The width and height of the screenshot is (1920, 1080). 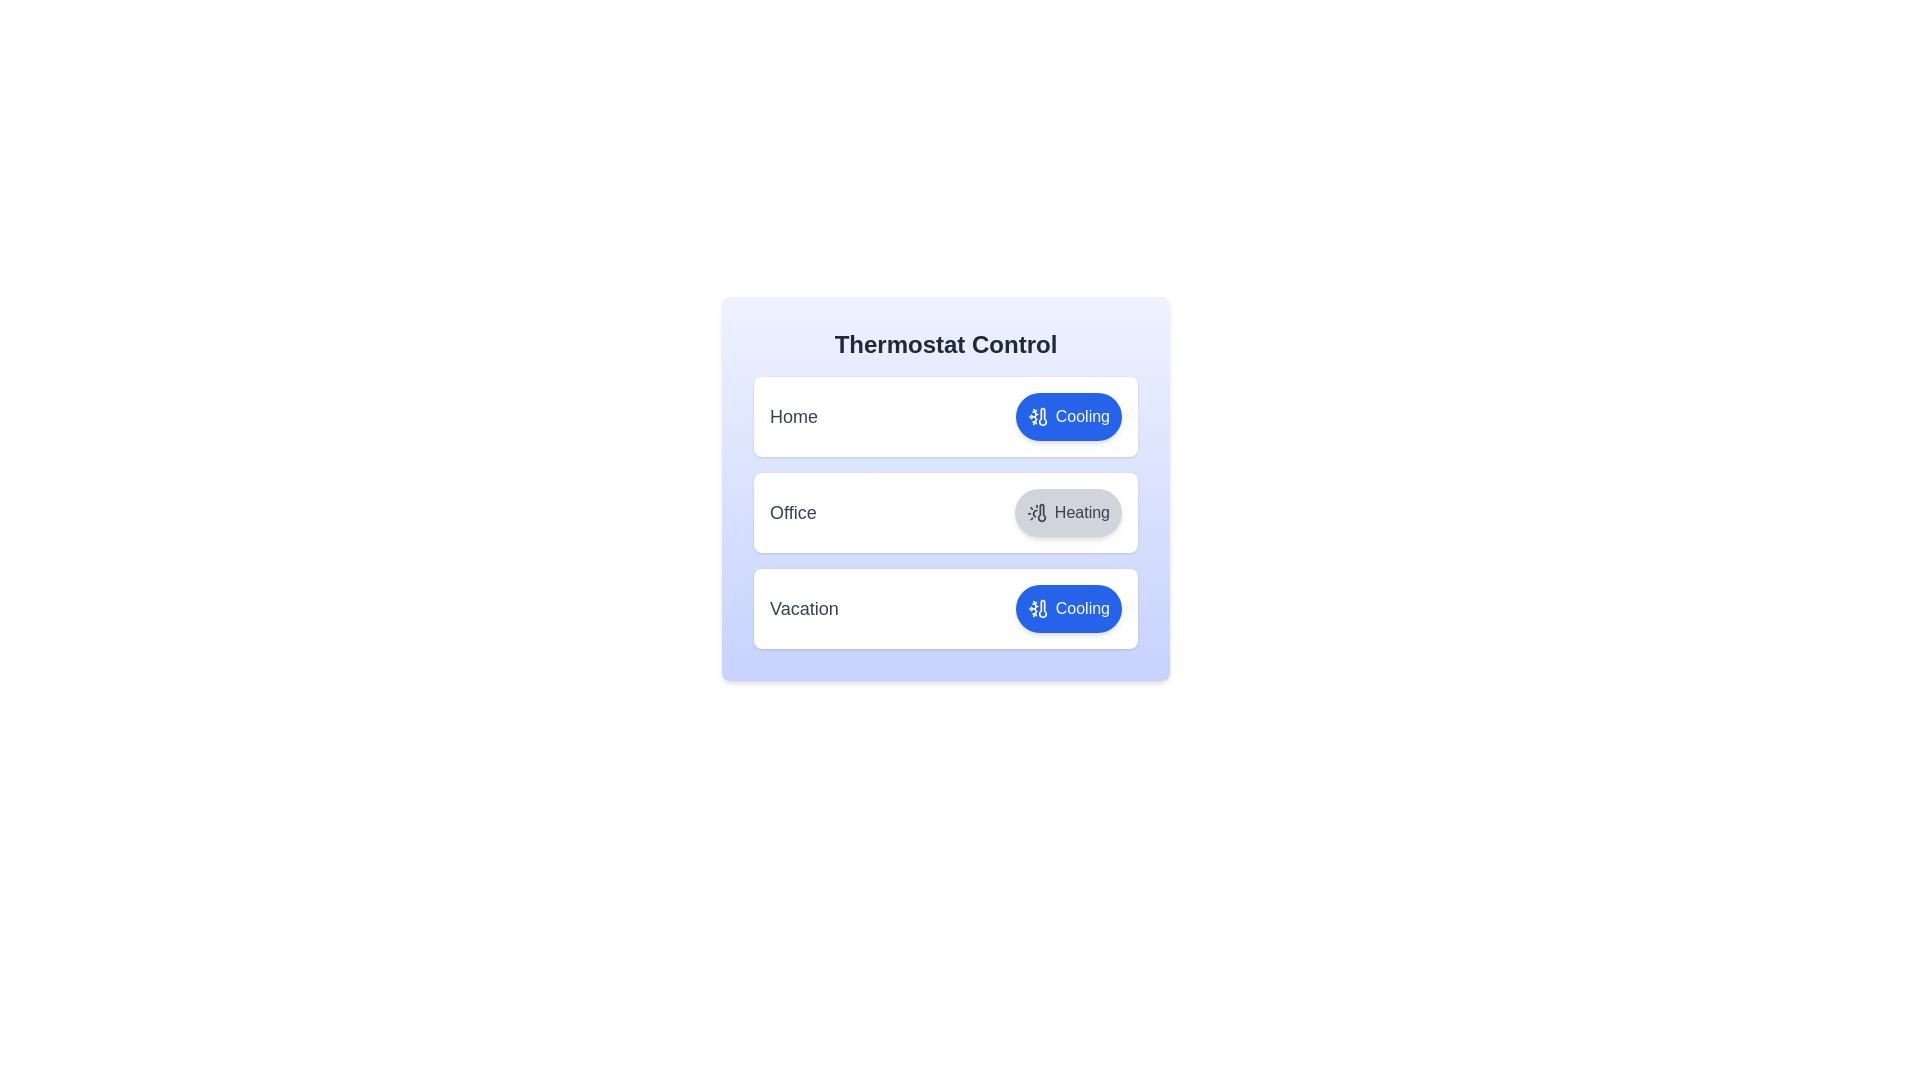 What do you see at coordinates (1067, 415) in the screenshot?
I see `the 'Cooling' button for the 'Home' setting to toggle its state to 'Heating'` at bounding box center [1067, 415].